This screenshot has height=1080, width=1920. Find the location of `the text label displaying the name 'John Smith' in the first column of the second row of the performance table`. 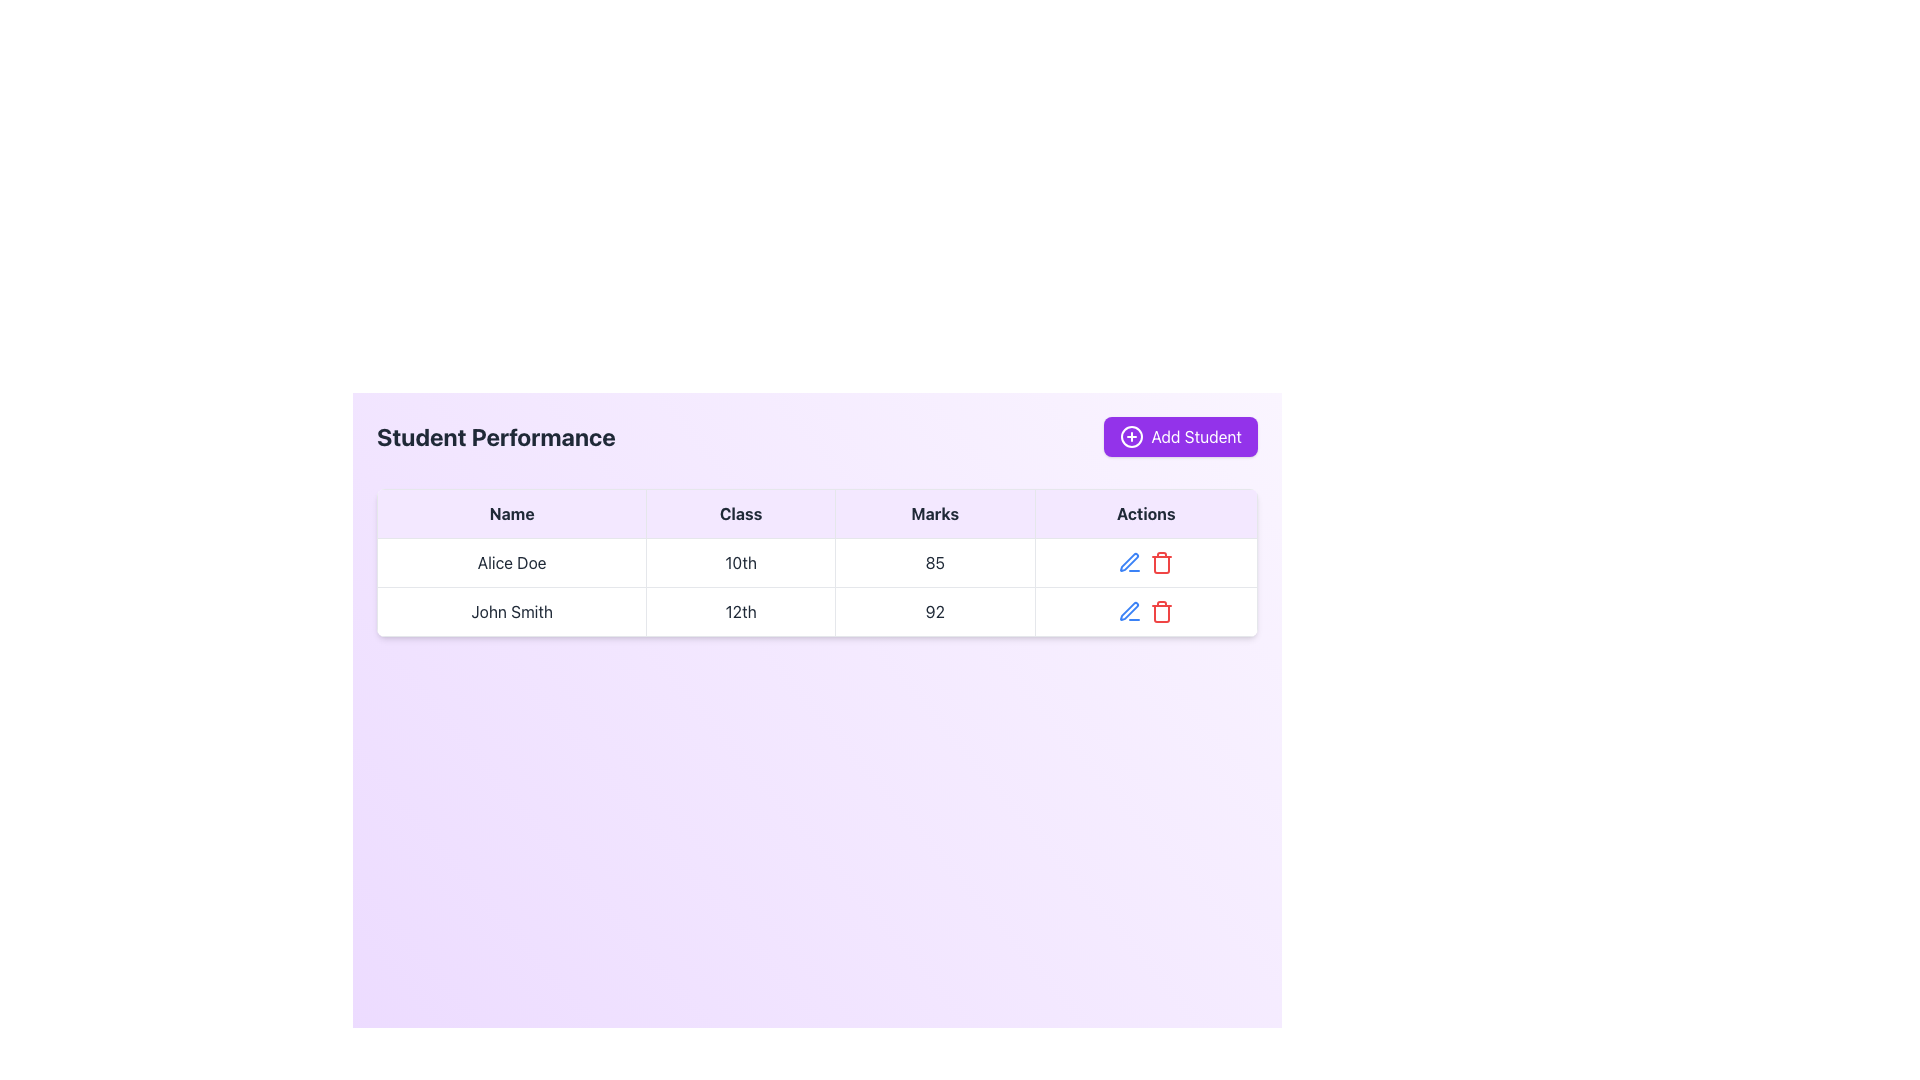

the text label displaying the name 'John Smith' in the first column of the second row of the performance table is located at coordinates (512, 611).